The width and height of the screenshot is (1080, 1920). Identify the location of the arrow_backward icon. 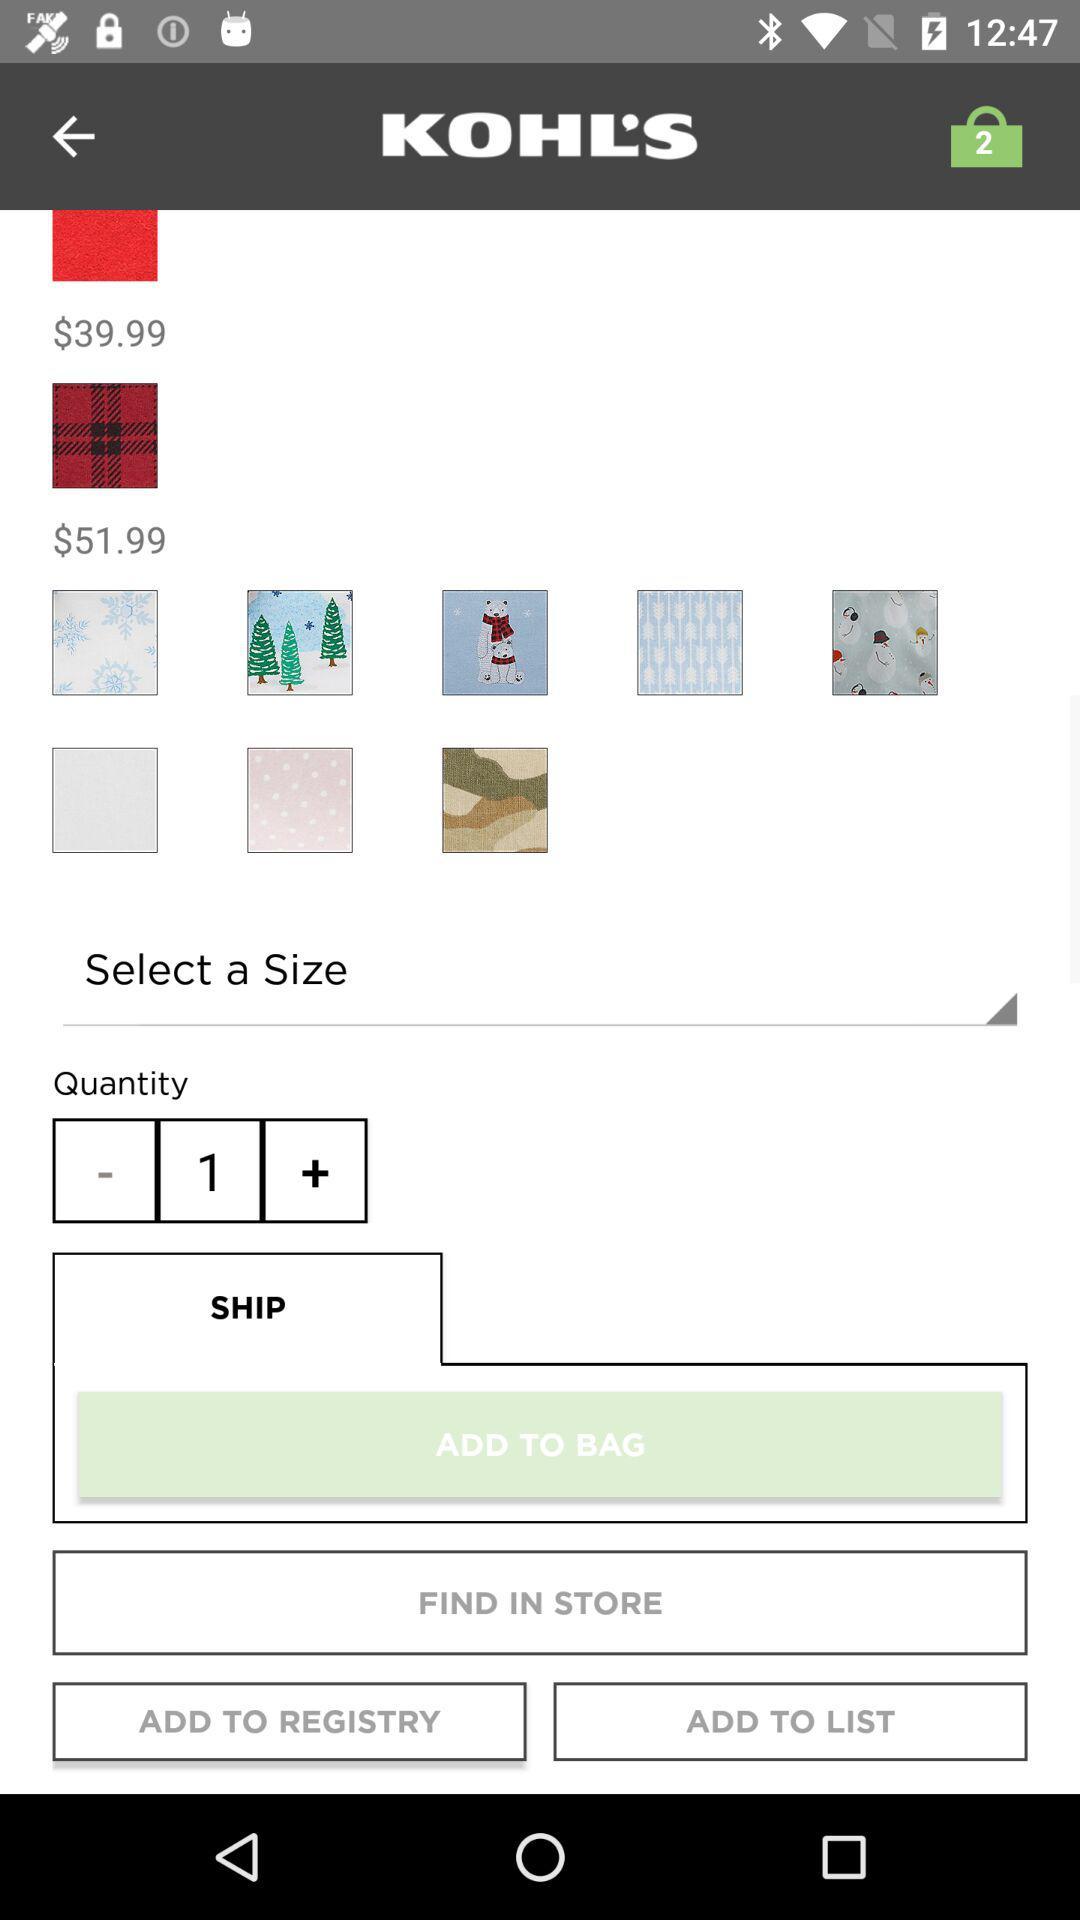
(72, 135).